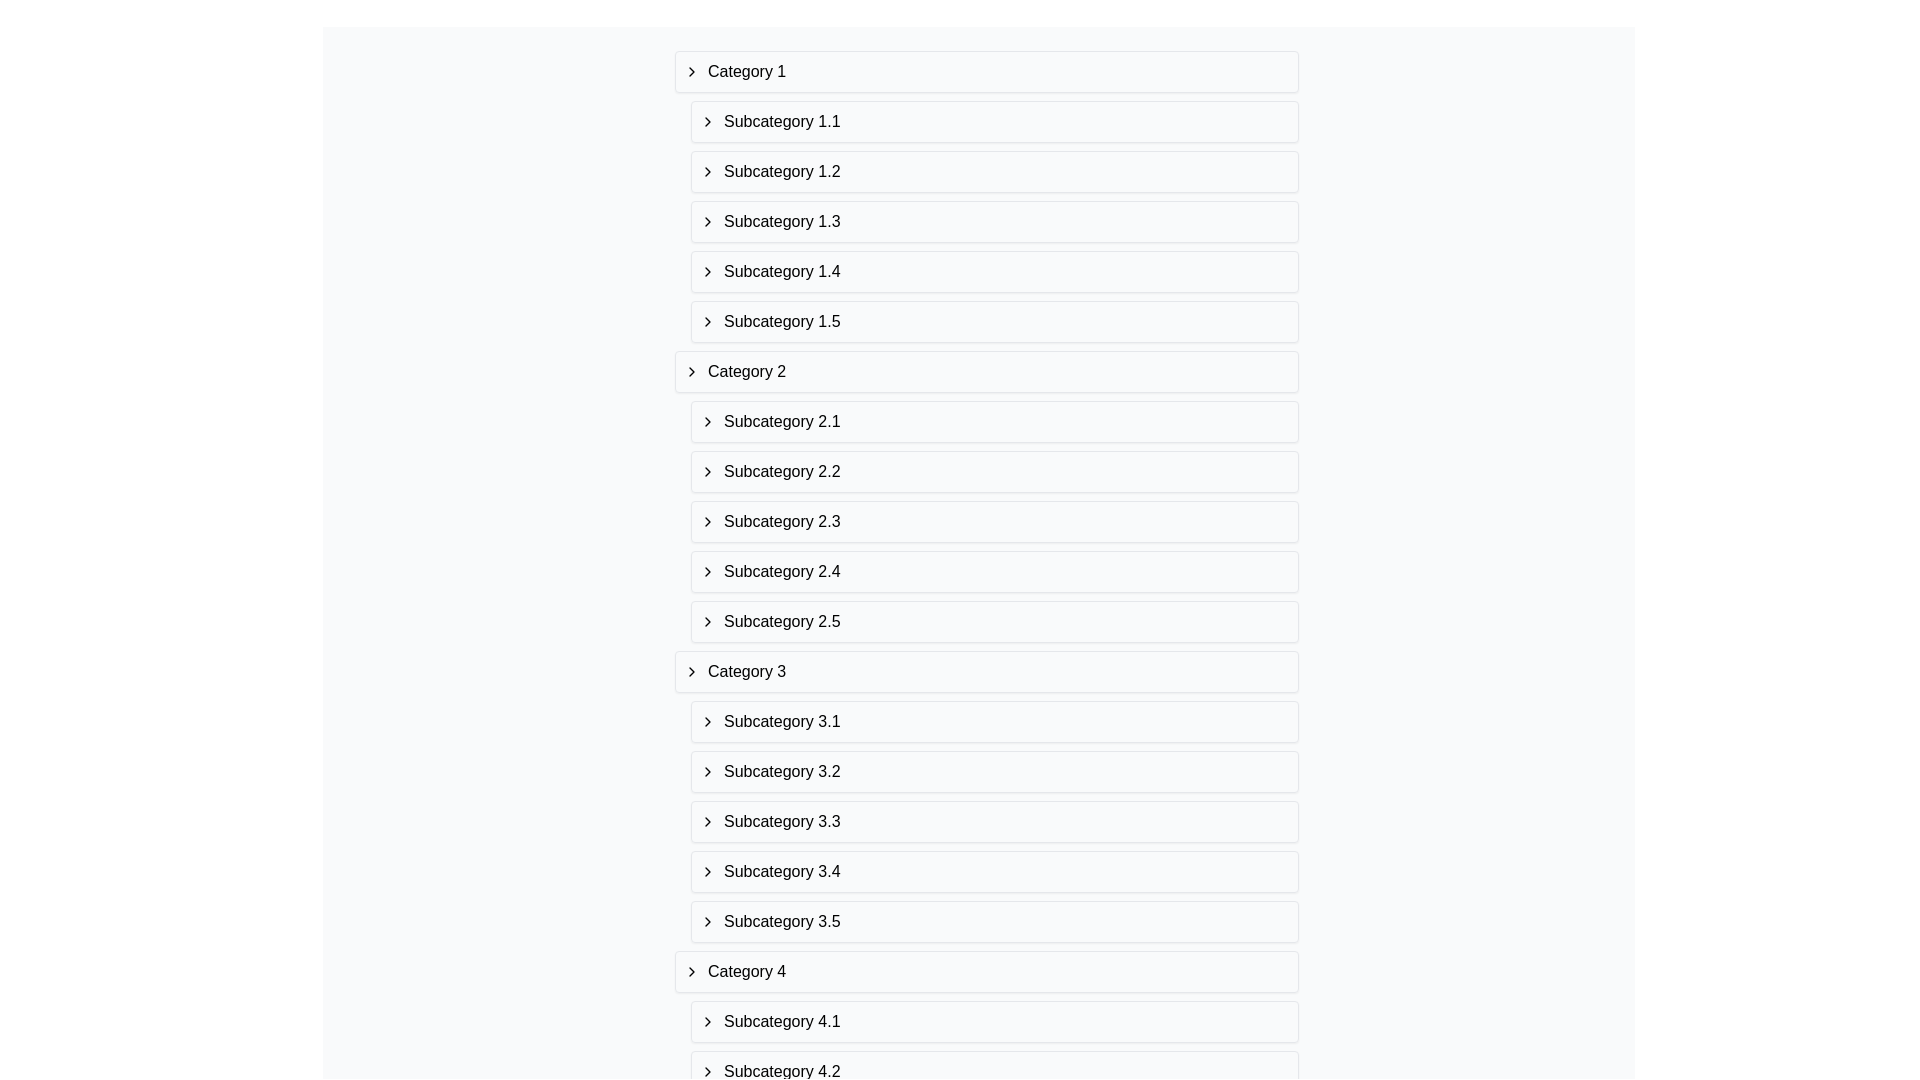 Image resolution: width=1920 pixels, height=1080 pixels. I want to click on the rightward-pointing chevron icon located next to the text 'Subcategory 2.4', so click(708, 571).